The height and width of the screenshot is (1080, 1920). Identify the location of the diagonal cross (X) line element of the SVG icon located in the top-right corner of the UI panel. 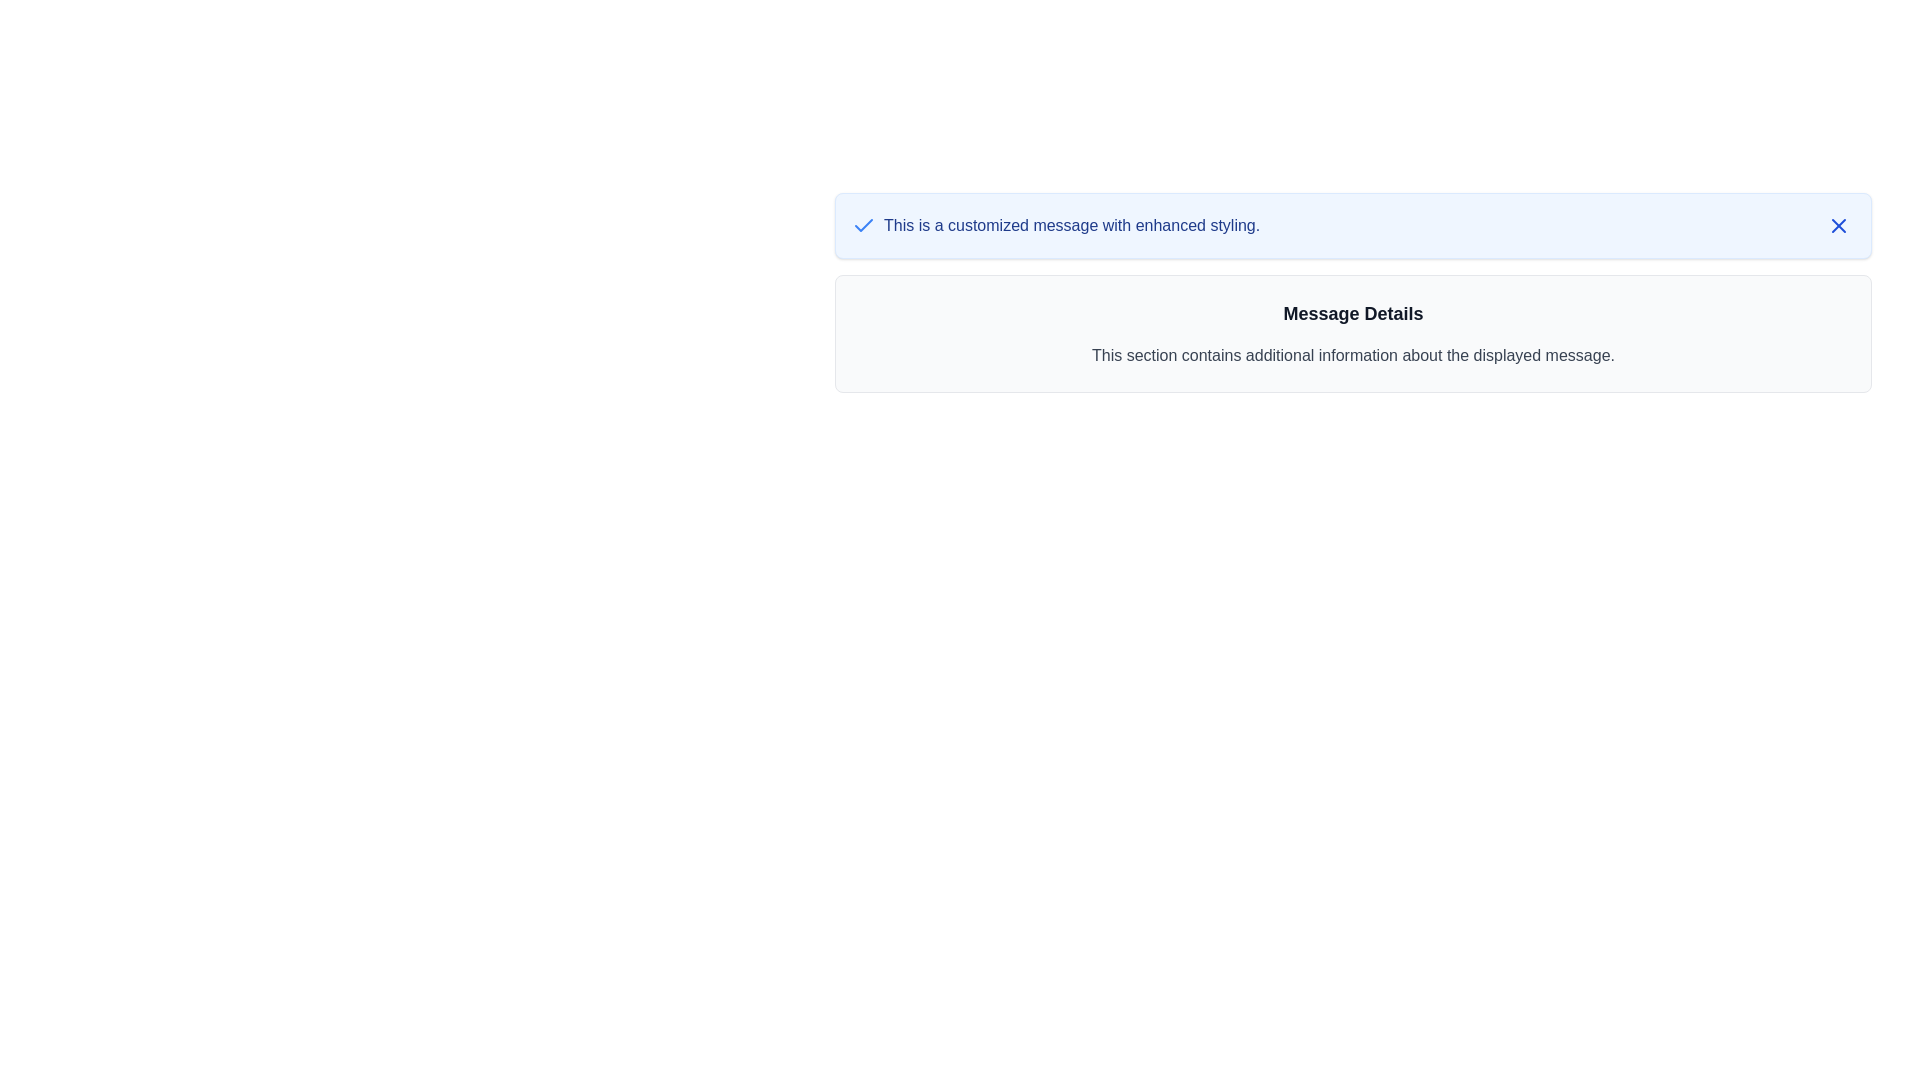
(1838, 225).